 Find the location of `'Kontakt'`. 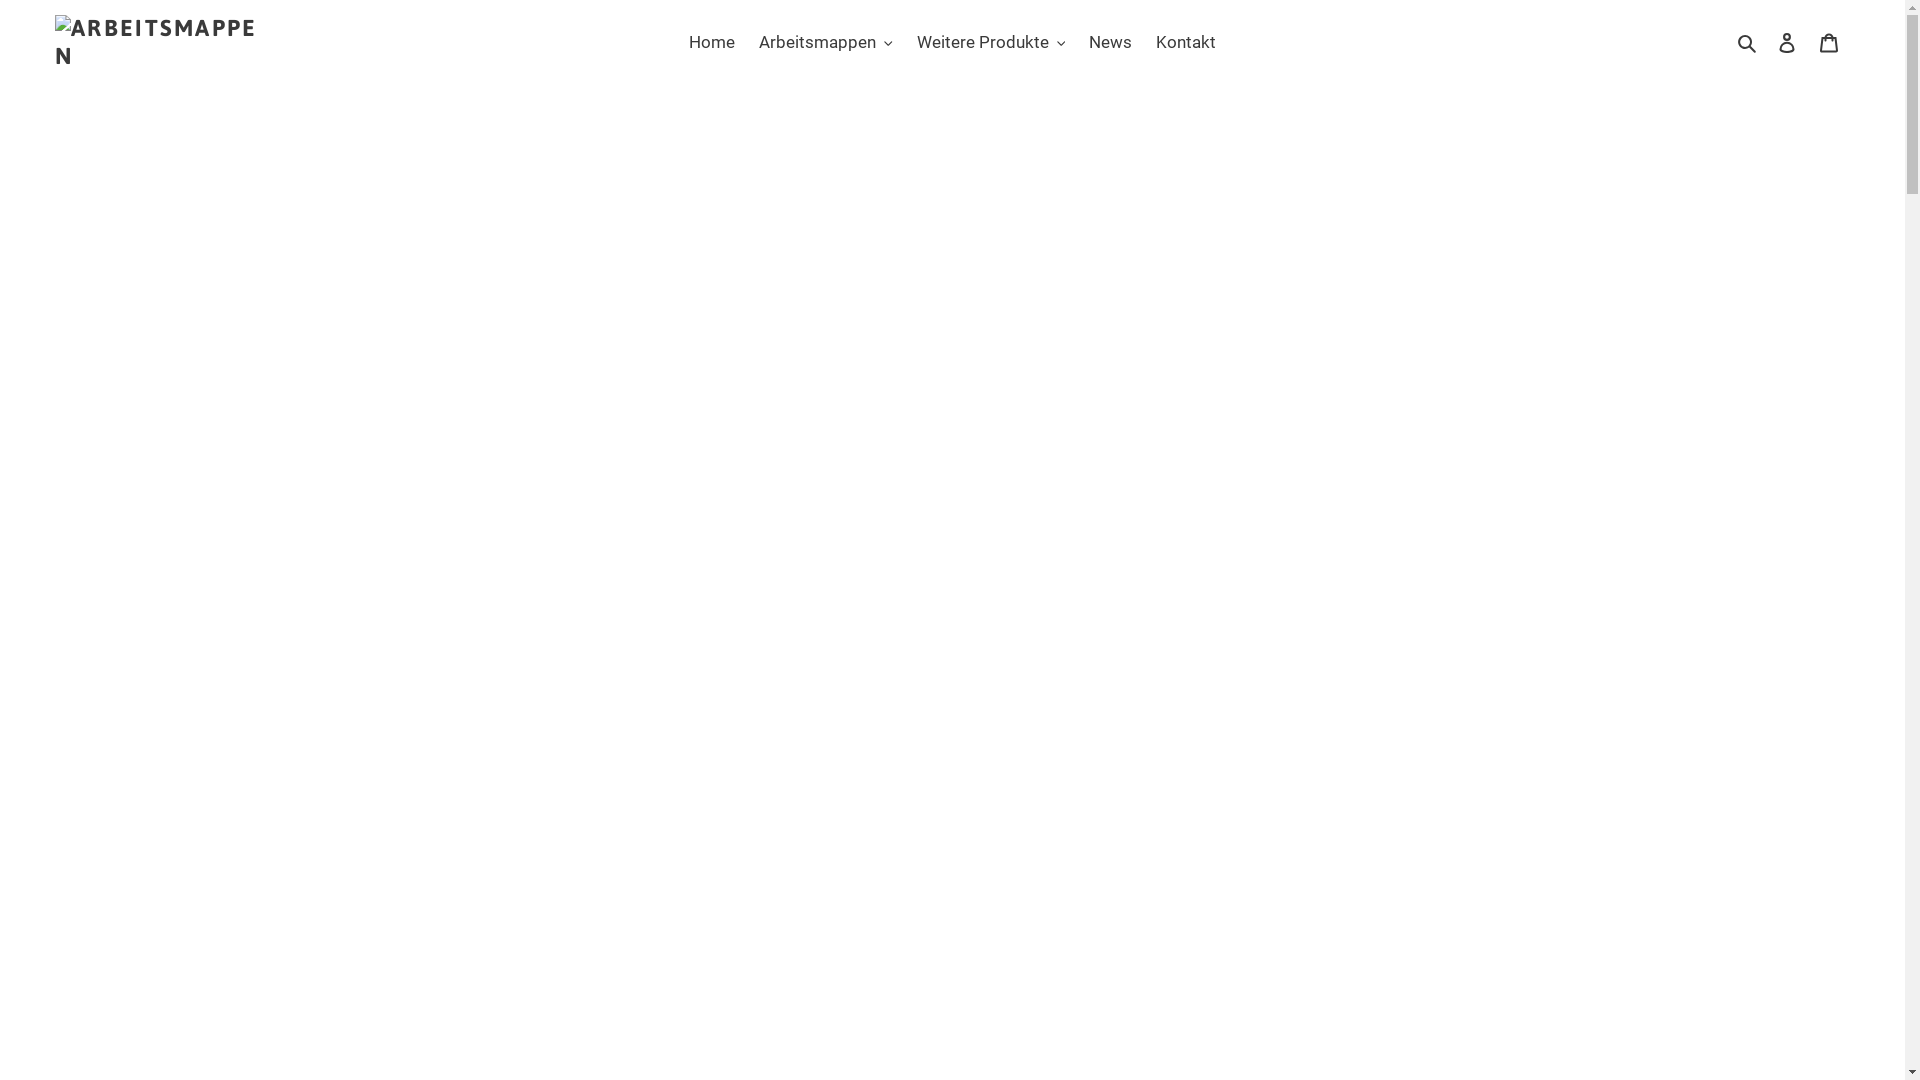

'Kontakt' is located at coordinates (1146, 42).